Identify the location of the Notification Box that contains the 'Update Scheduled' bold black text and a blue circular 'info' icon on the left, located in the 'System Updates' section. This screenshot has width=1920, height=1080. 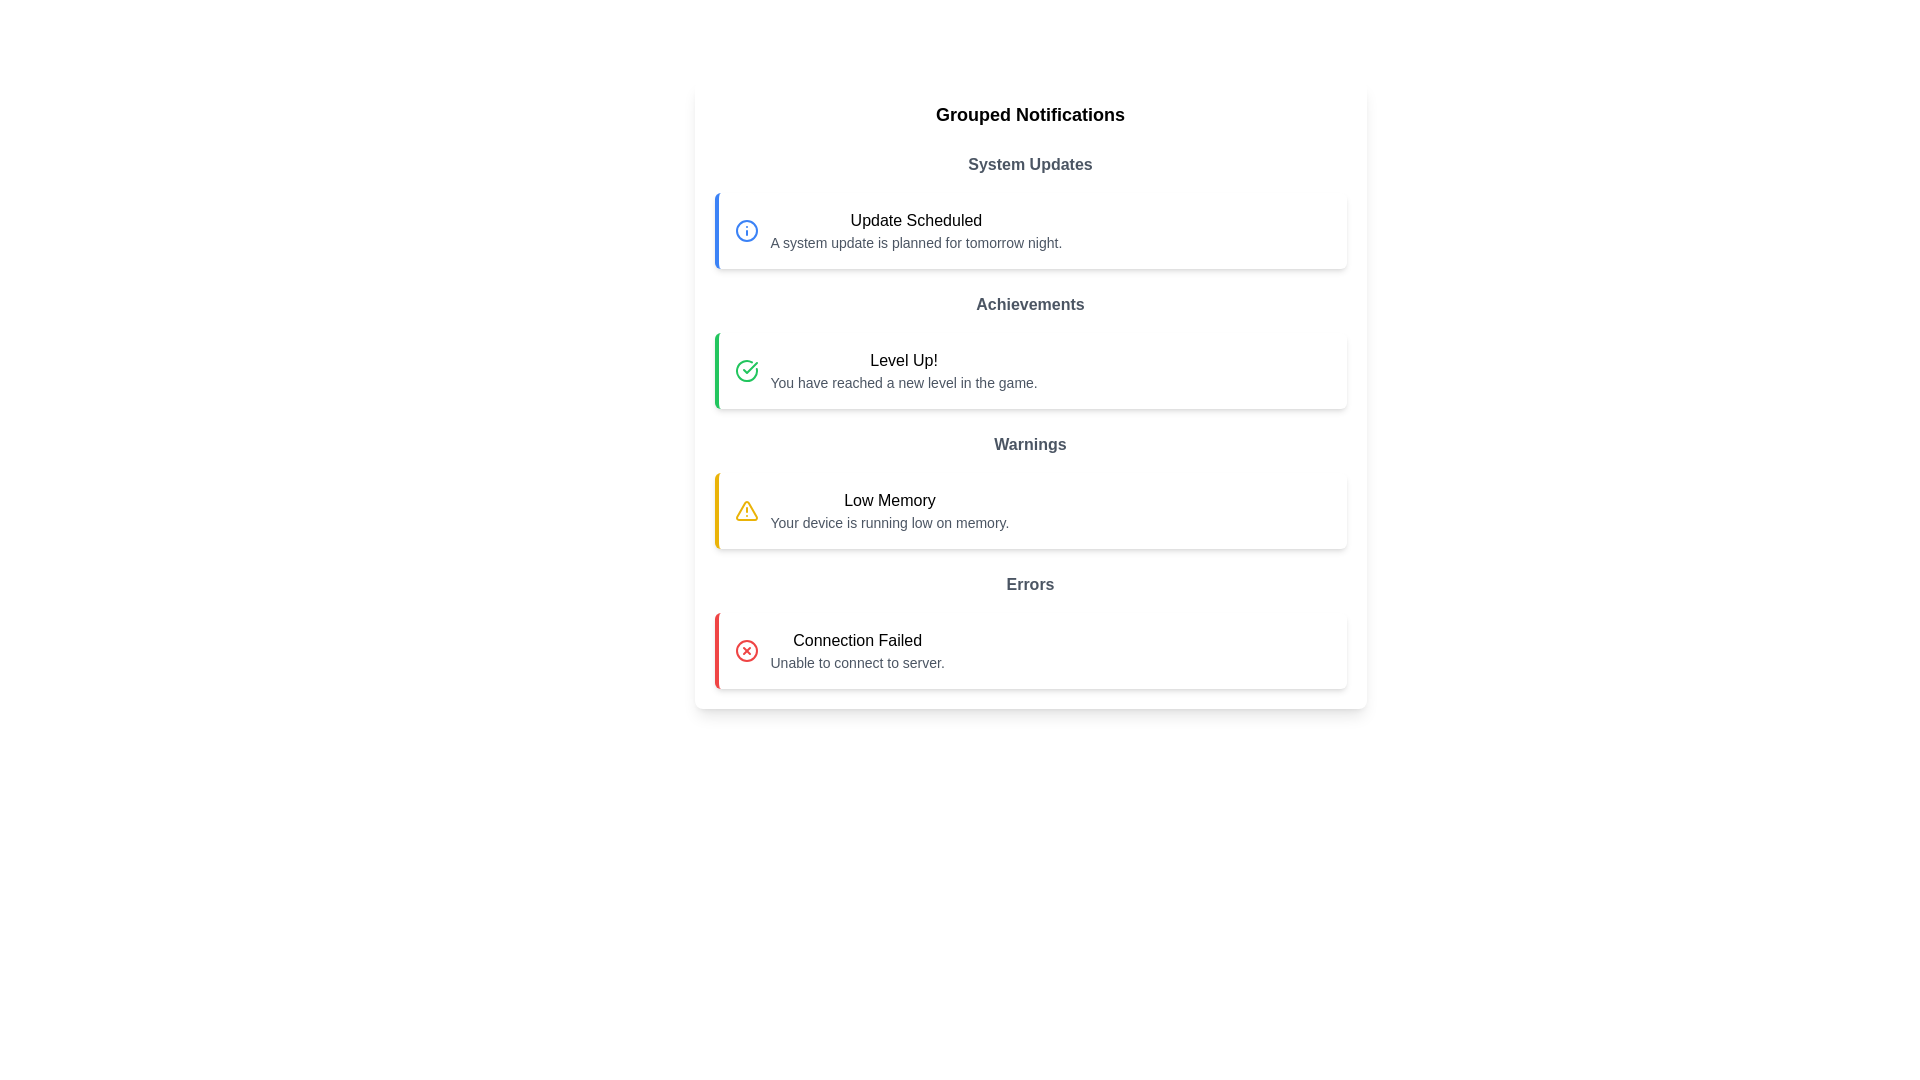
(1030, 230).